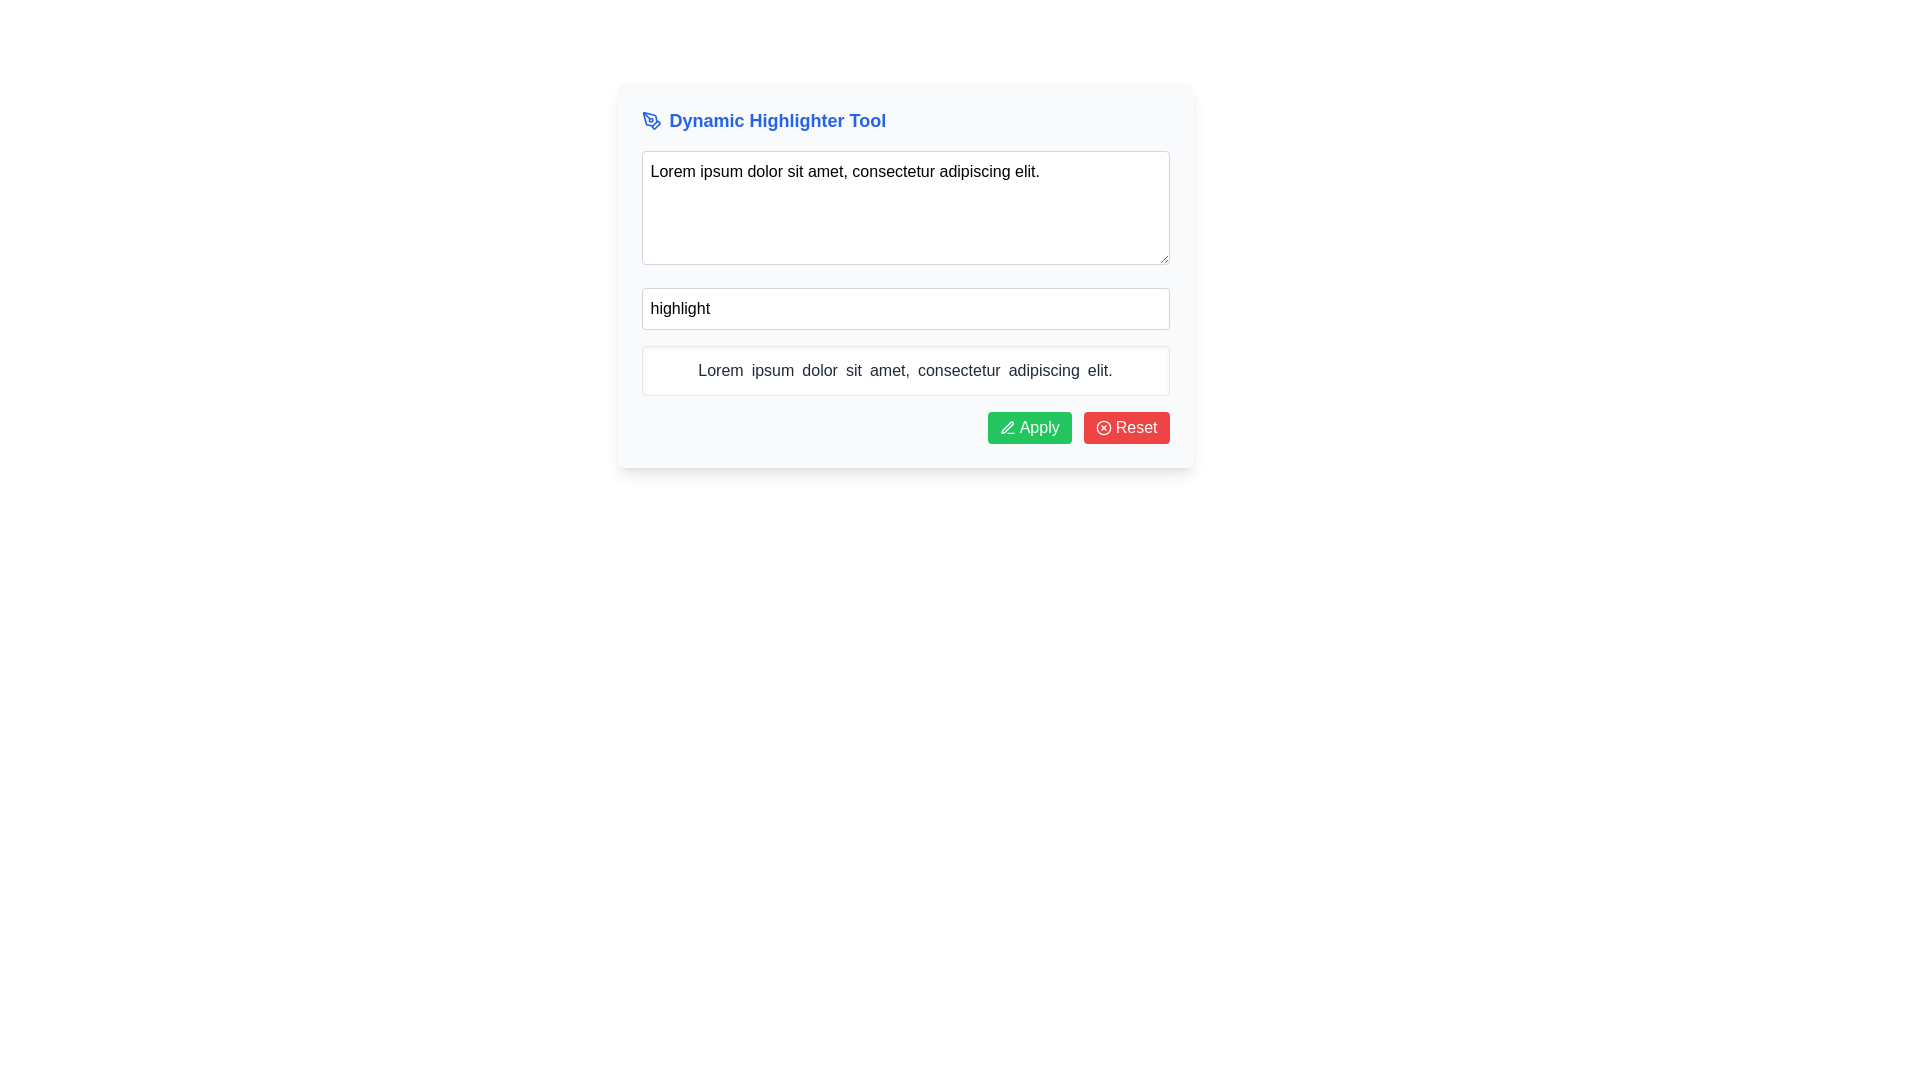  What do you see at coordinates (958, 370) in the screenshot?
I see `the text element displaying 'consectetur', which is the sixth word in a line of text, located centrally in the interface` at bounding box center [958, 370].